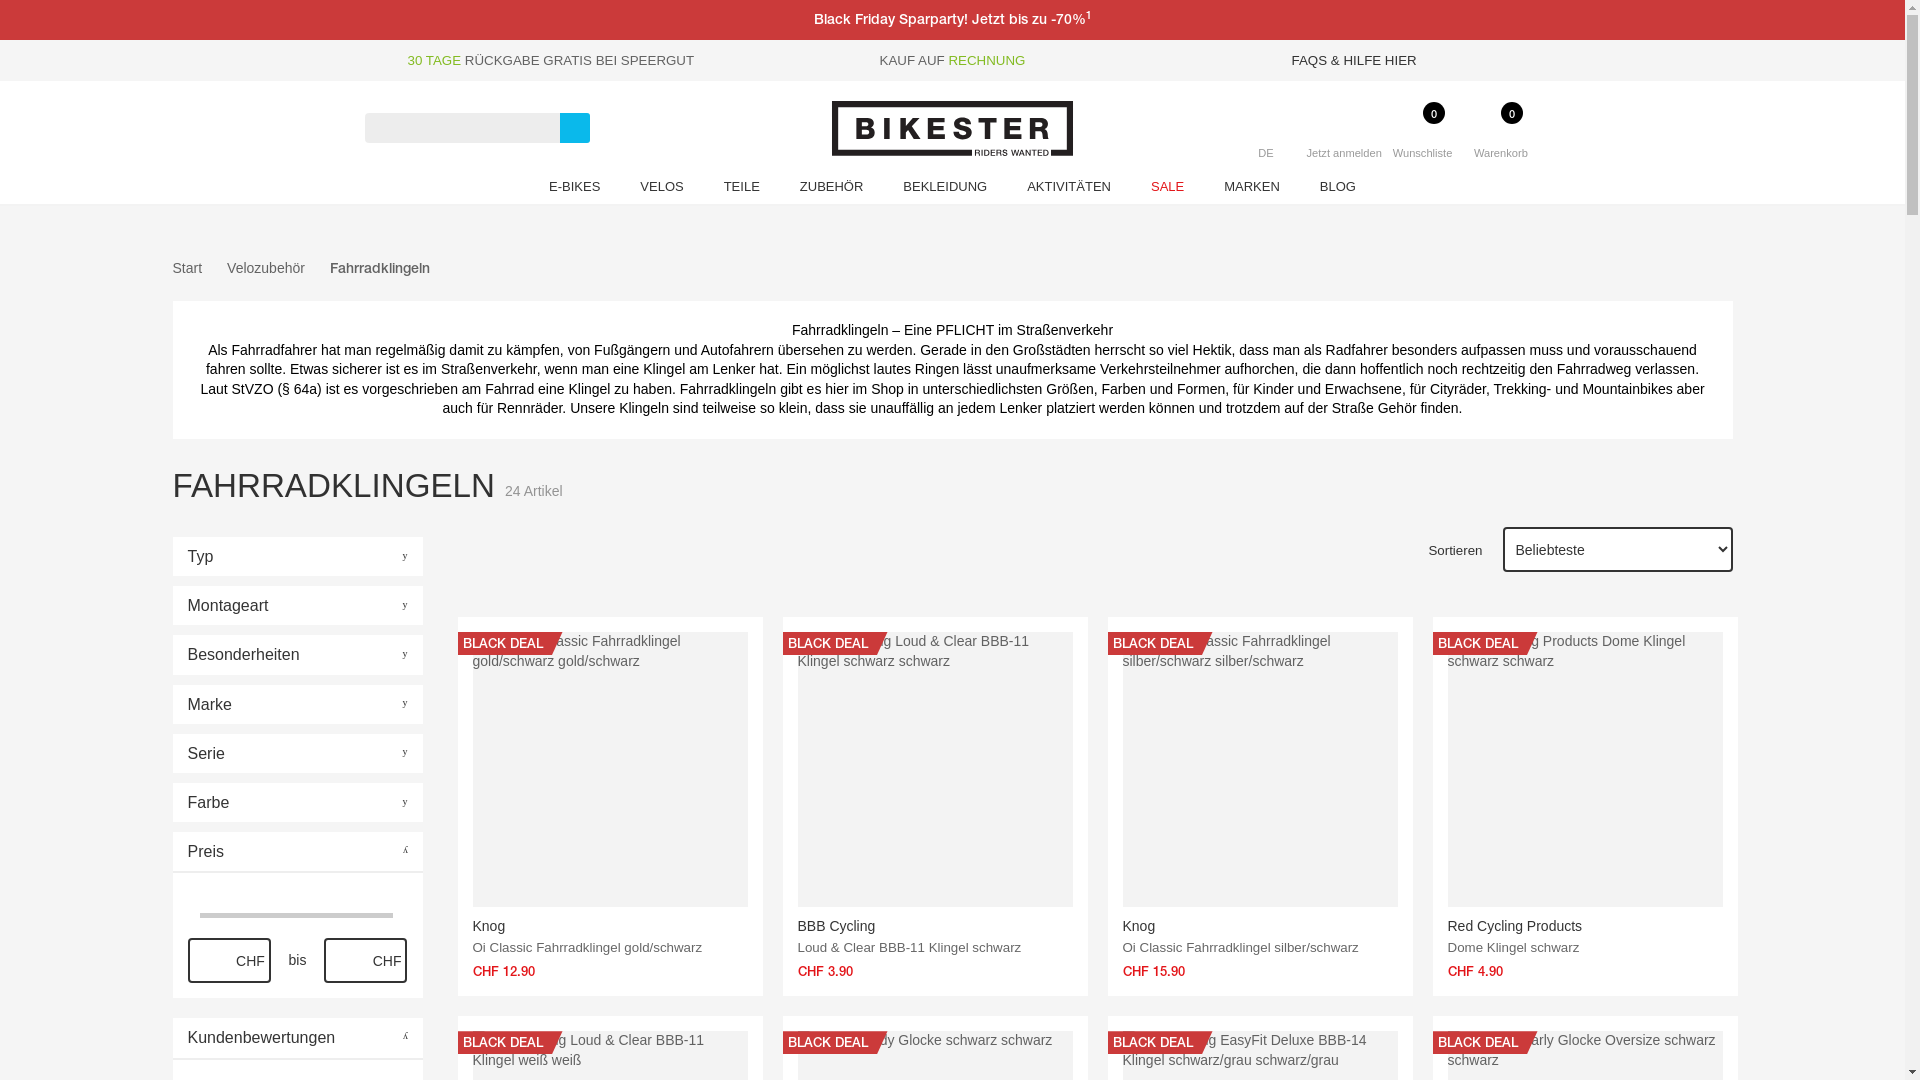 Image resolution: width=1920 pixels, height=1080 pixels. What do you see at coordinates (187, 268) in the screenshot?
I see `'Start'` at bounding box center [187, 268].